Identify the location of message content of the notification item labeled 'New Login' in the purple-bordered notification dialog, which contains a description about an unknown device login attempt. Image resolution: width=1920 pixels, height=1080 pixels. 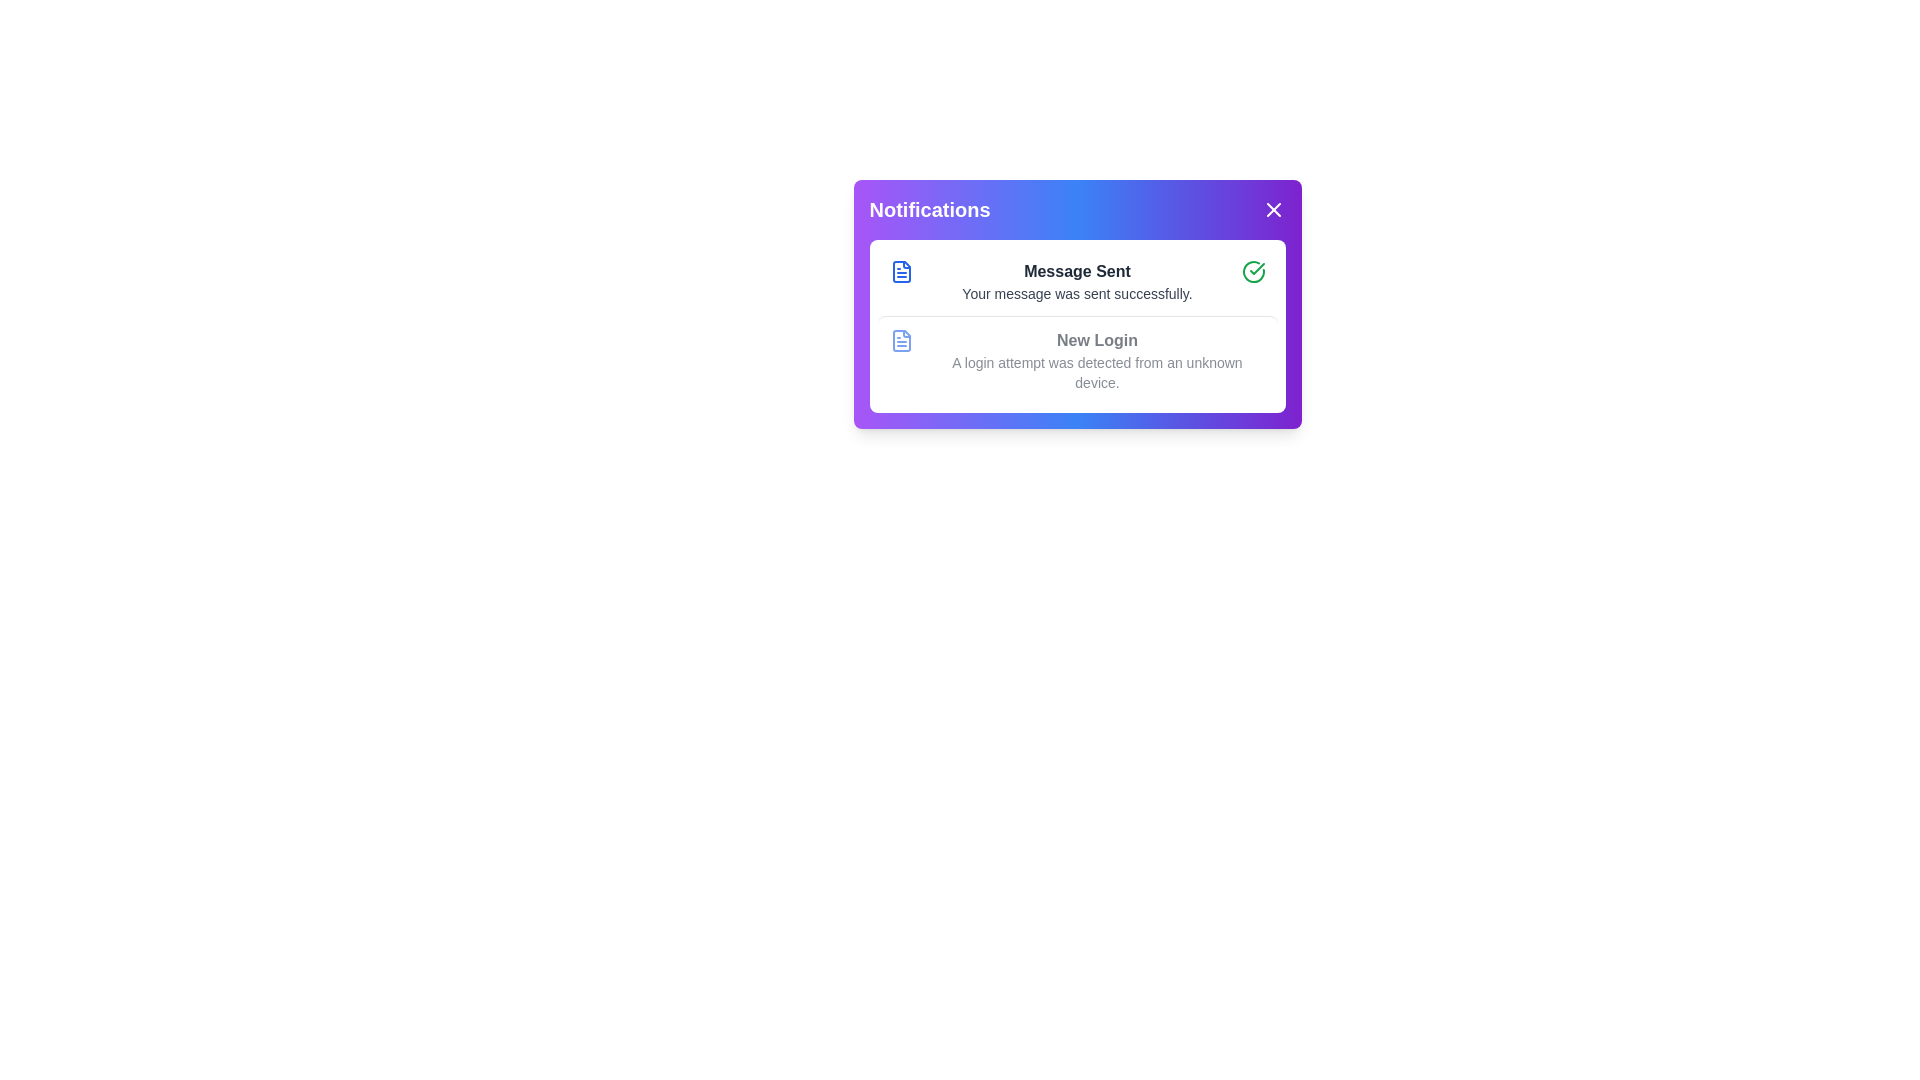
(1096, 361).